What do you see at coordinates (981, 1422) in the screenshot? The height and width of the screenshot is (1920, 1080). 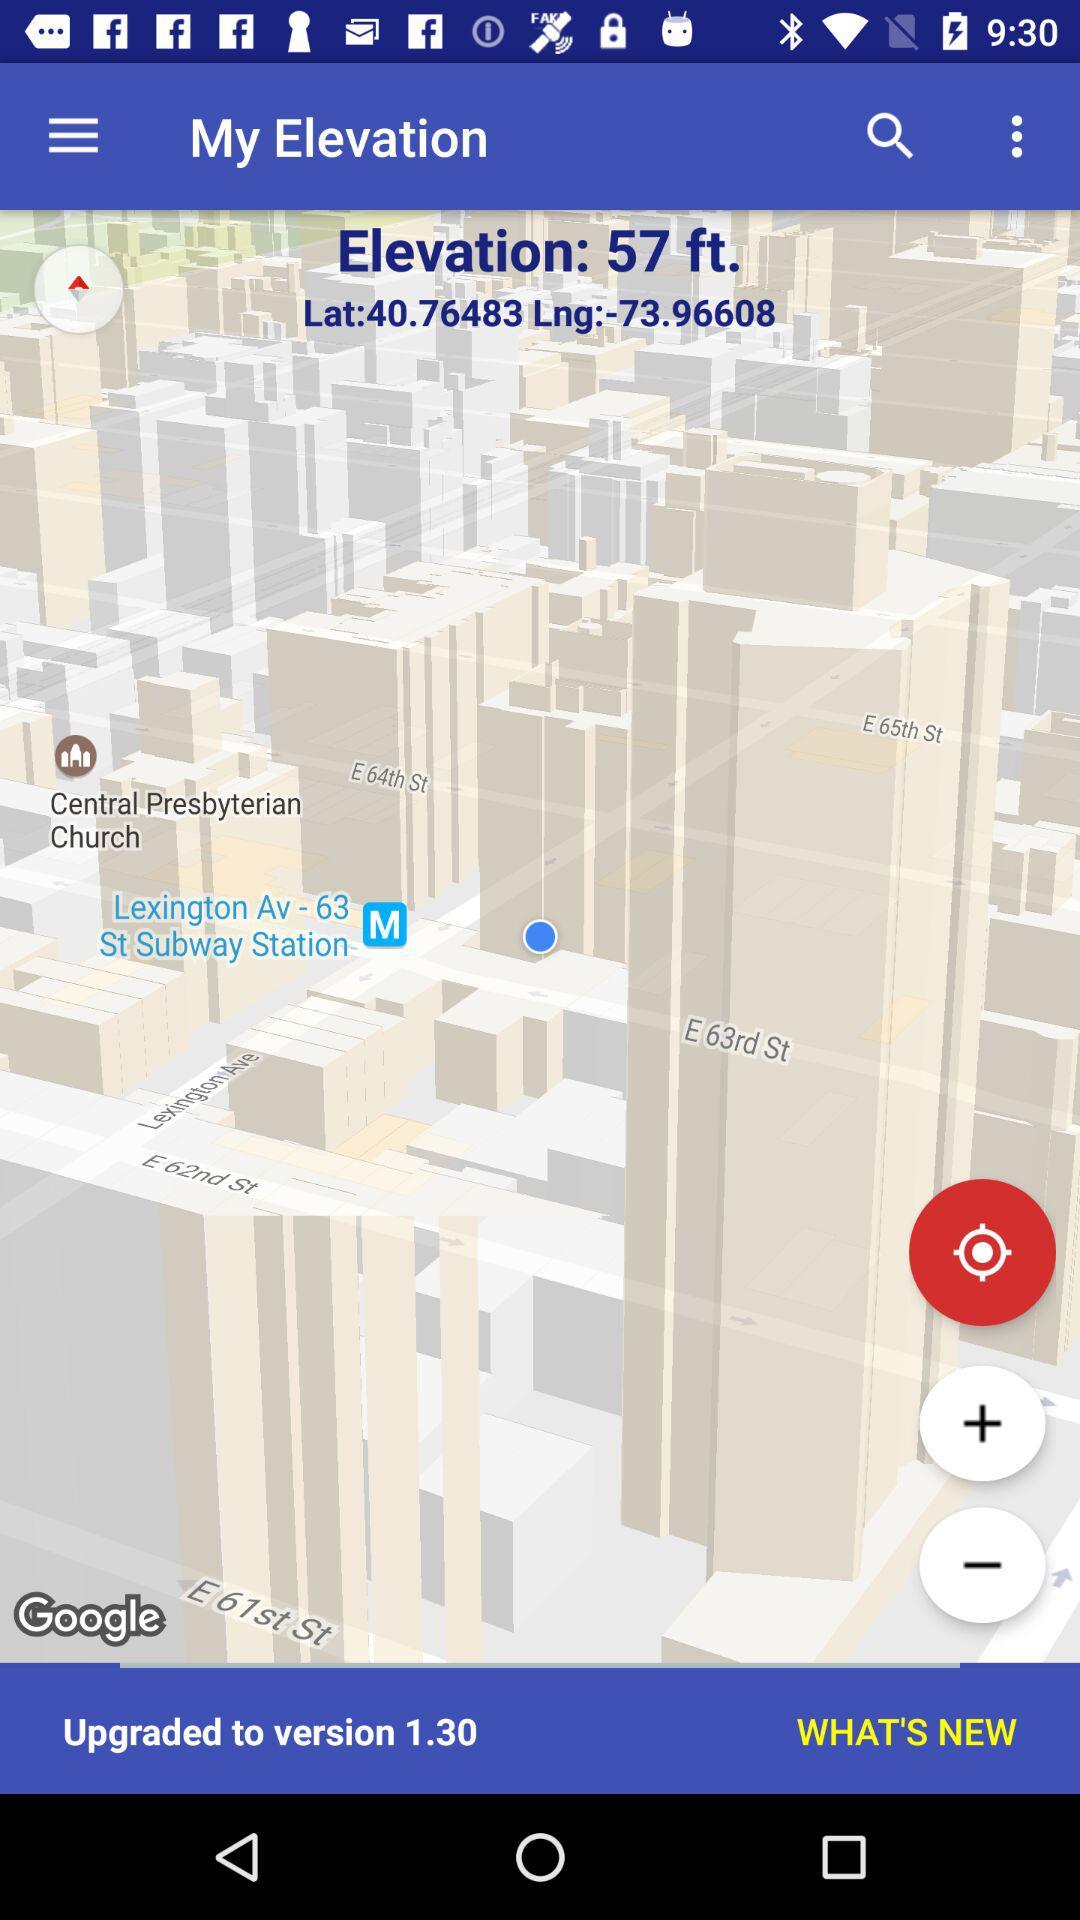 I see `zoom in` at bounding box center [981, 1422].